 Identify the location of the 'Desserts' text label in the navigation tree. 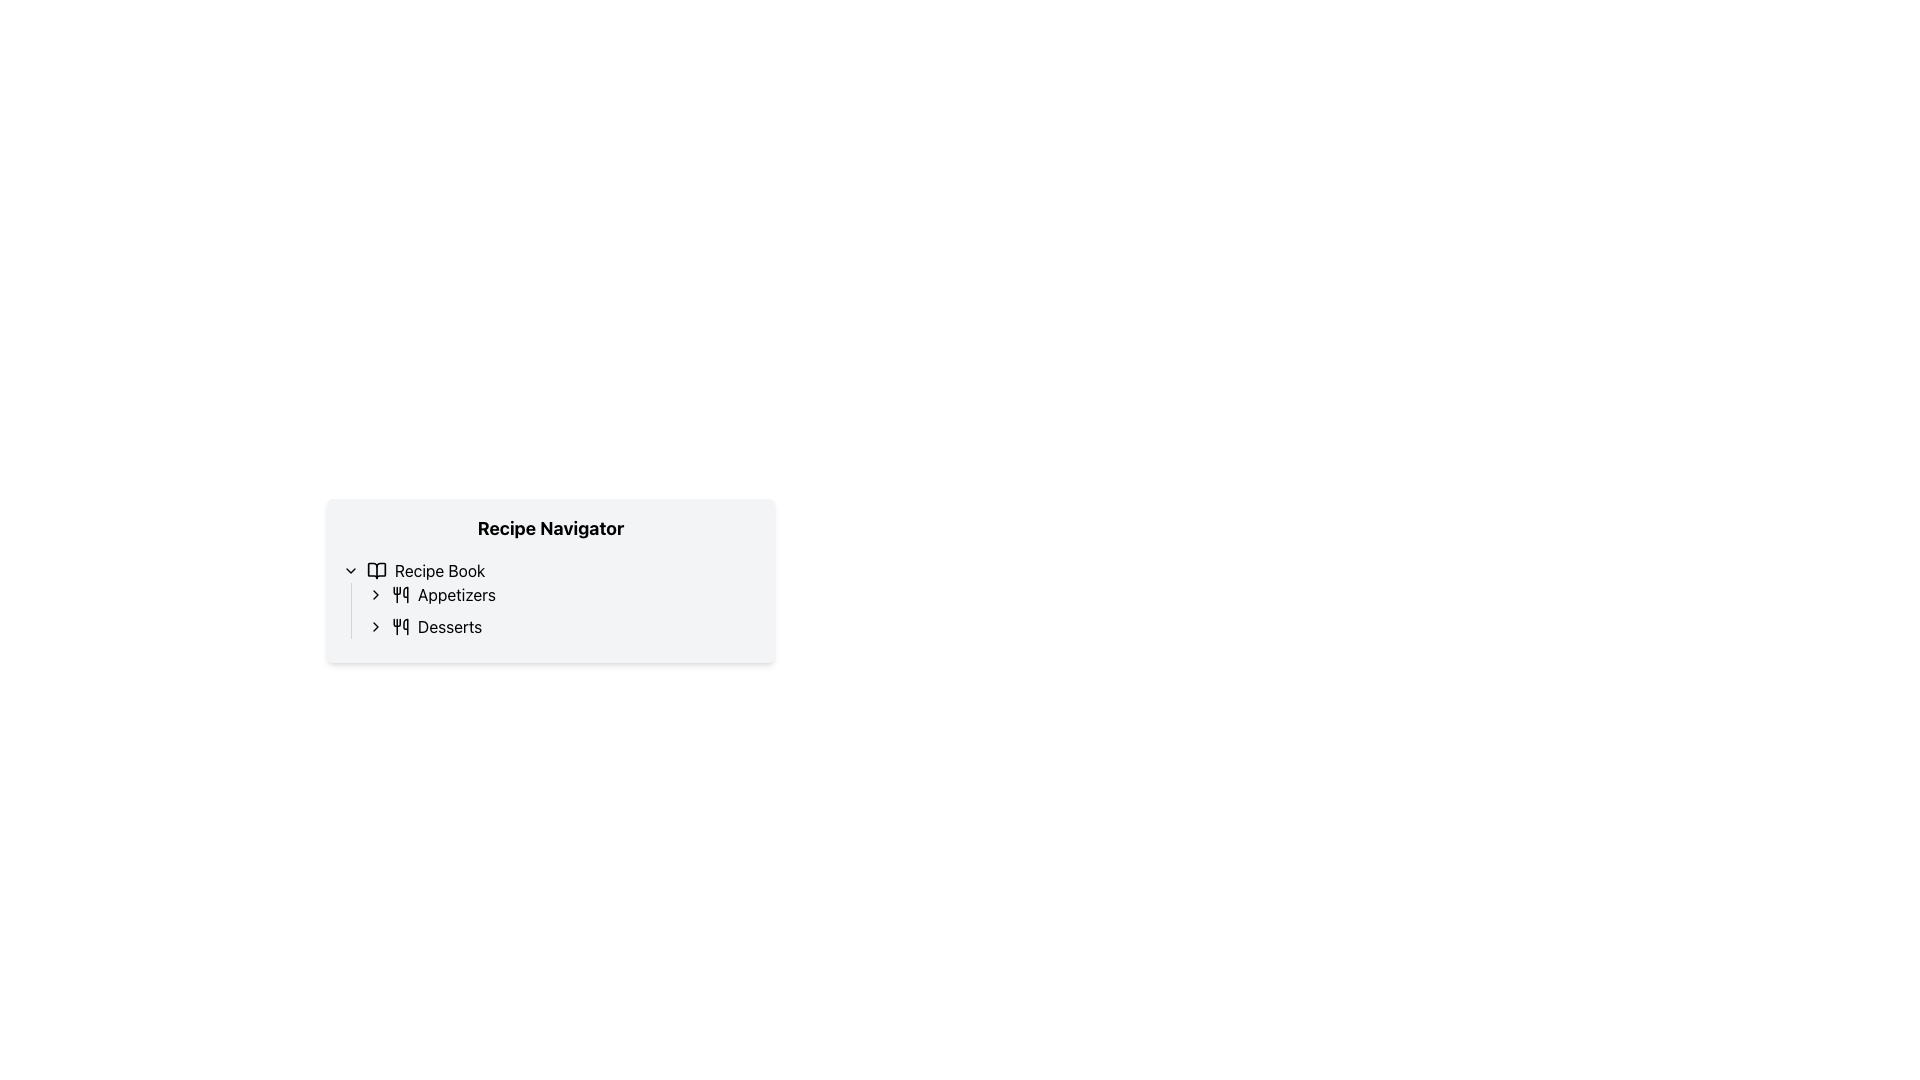
(449, 626).